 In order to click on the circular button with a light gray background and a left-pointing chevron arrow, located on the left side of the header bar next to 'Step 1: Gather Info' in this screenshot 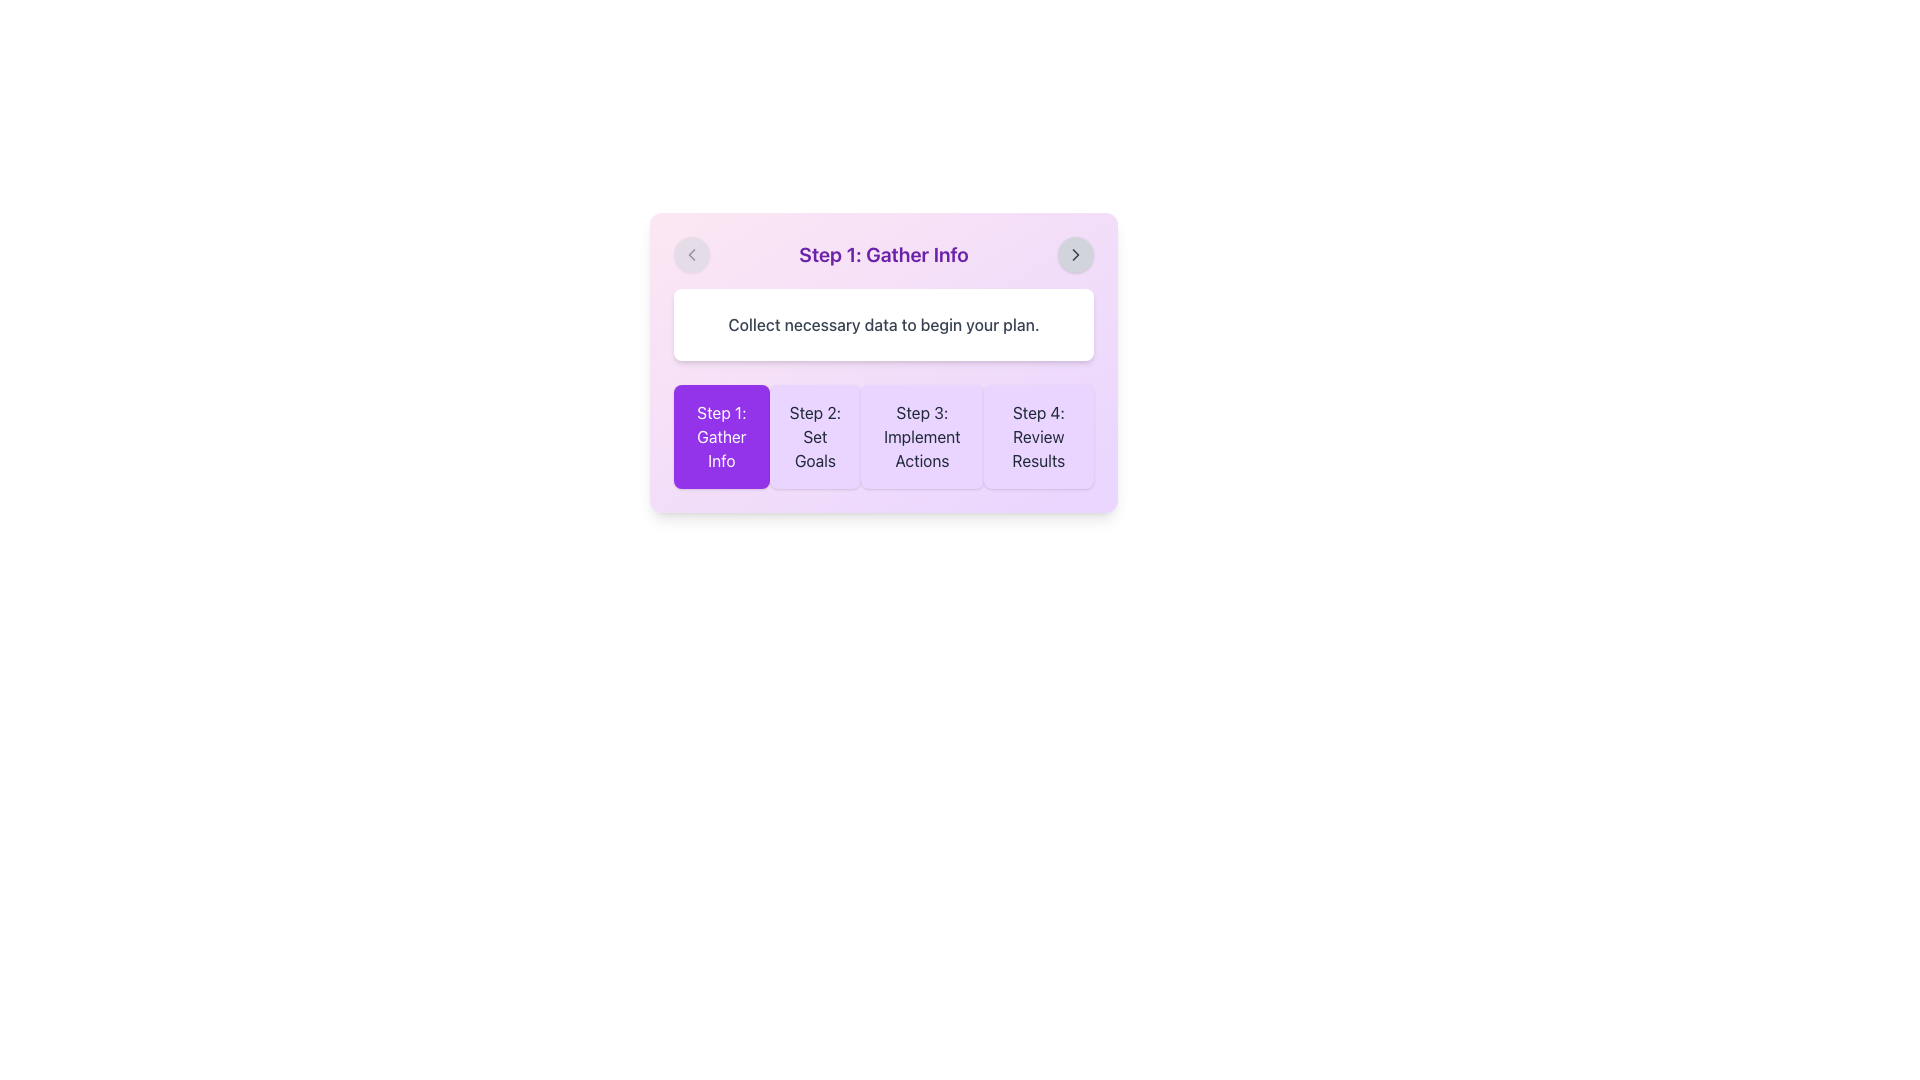, I will do `click(691, 253)`.